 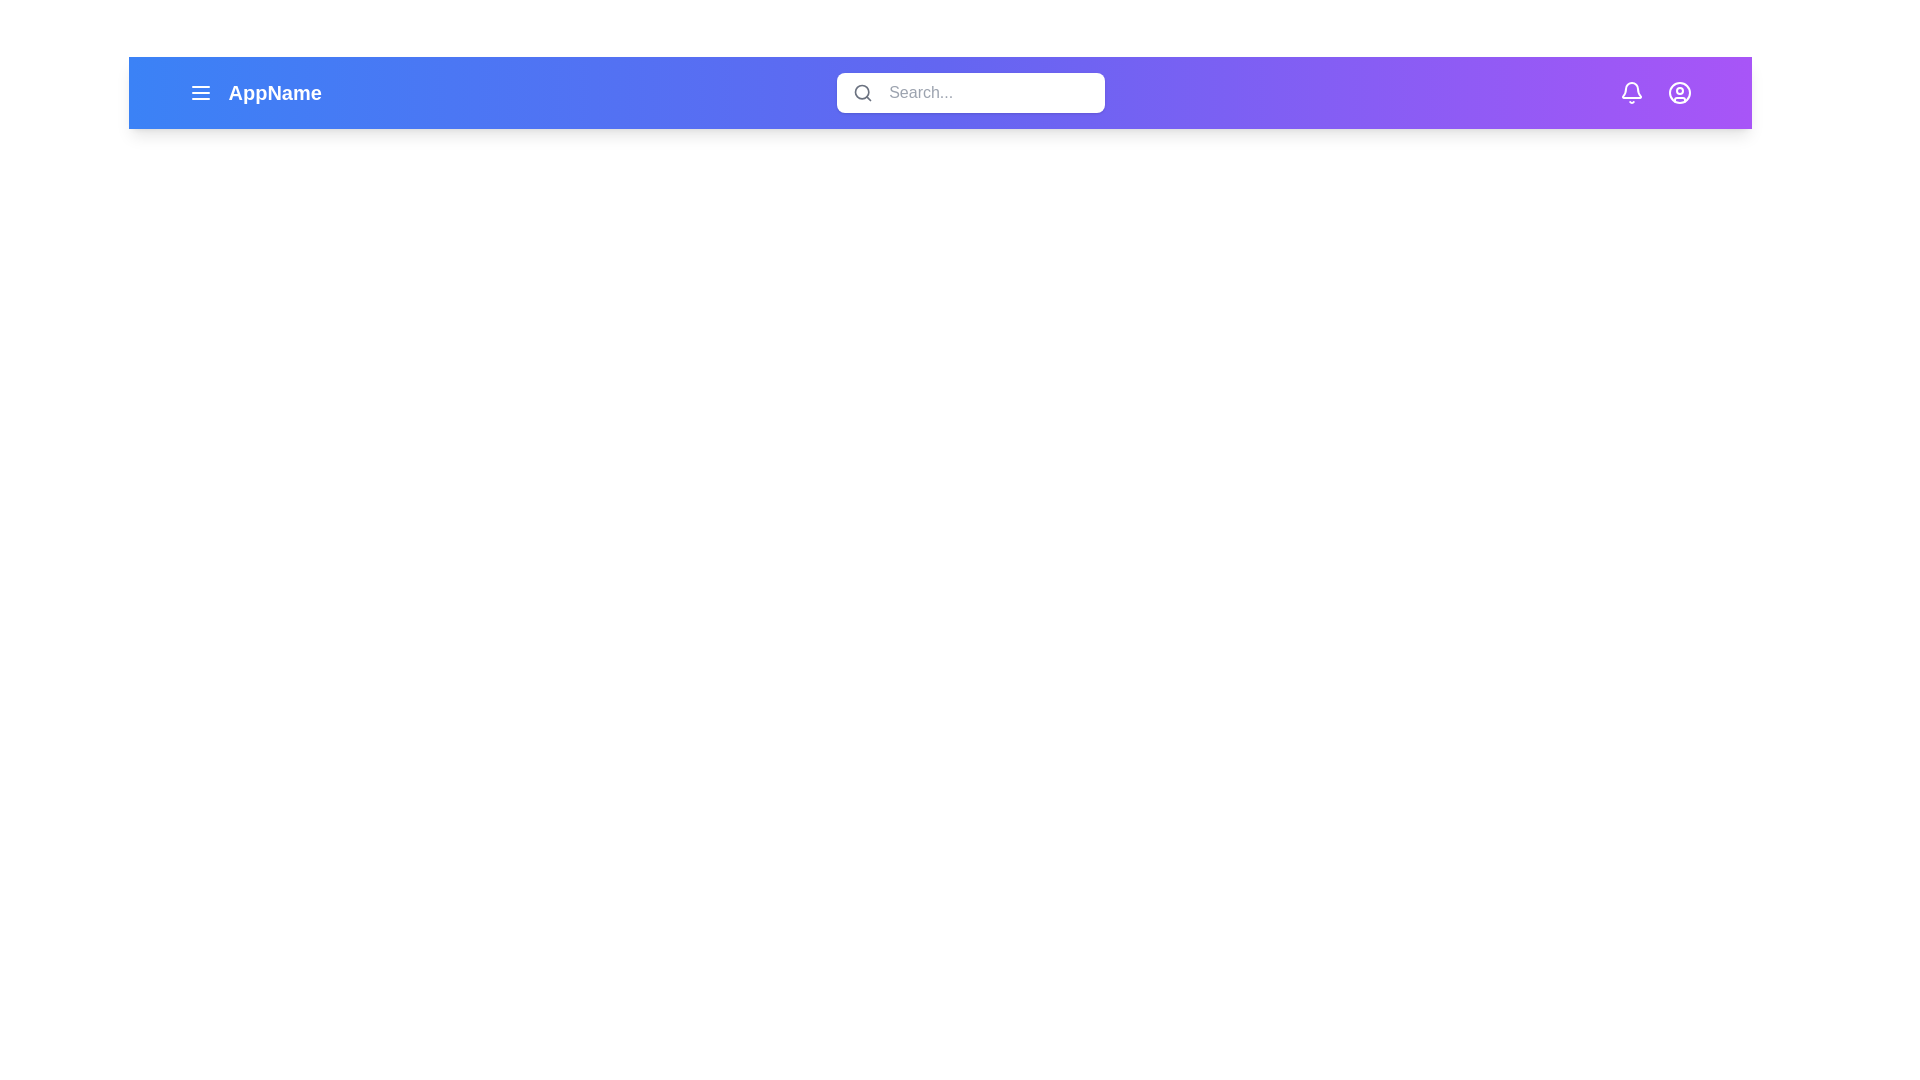 I want to click on the menu icon to observe hover effects, so click(x=200, y=92).